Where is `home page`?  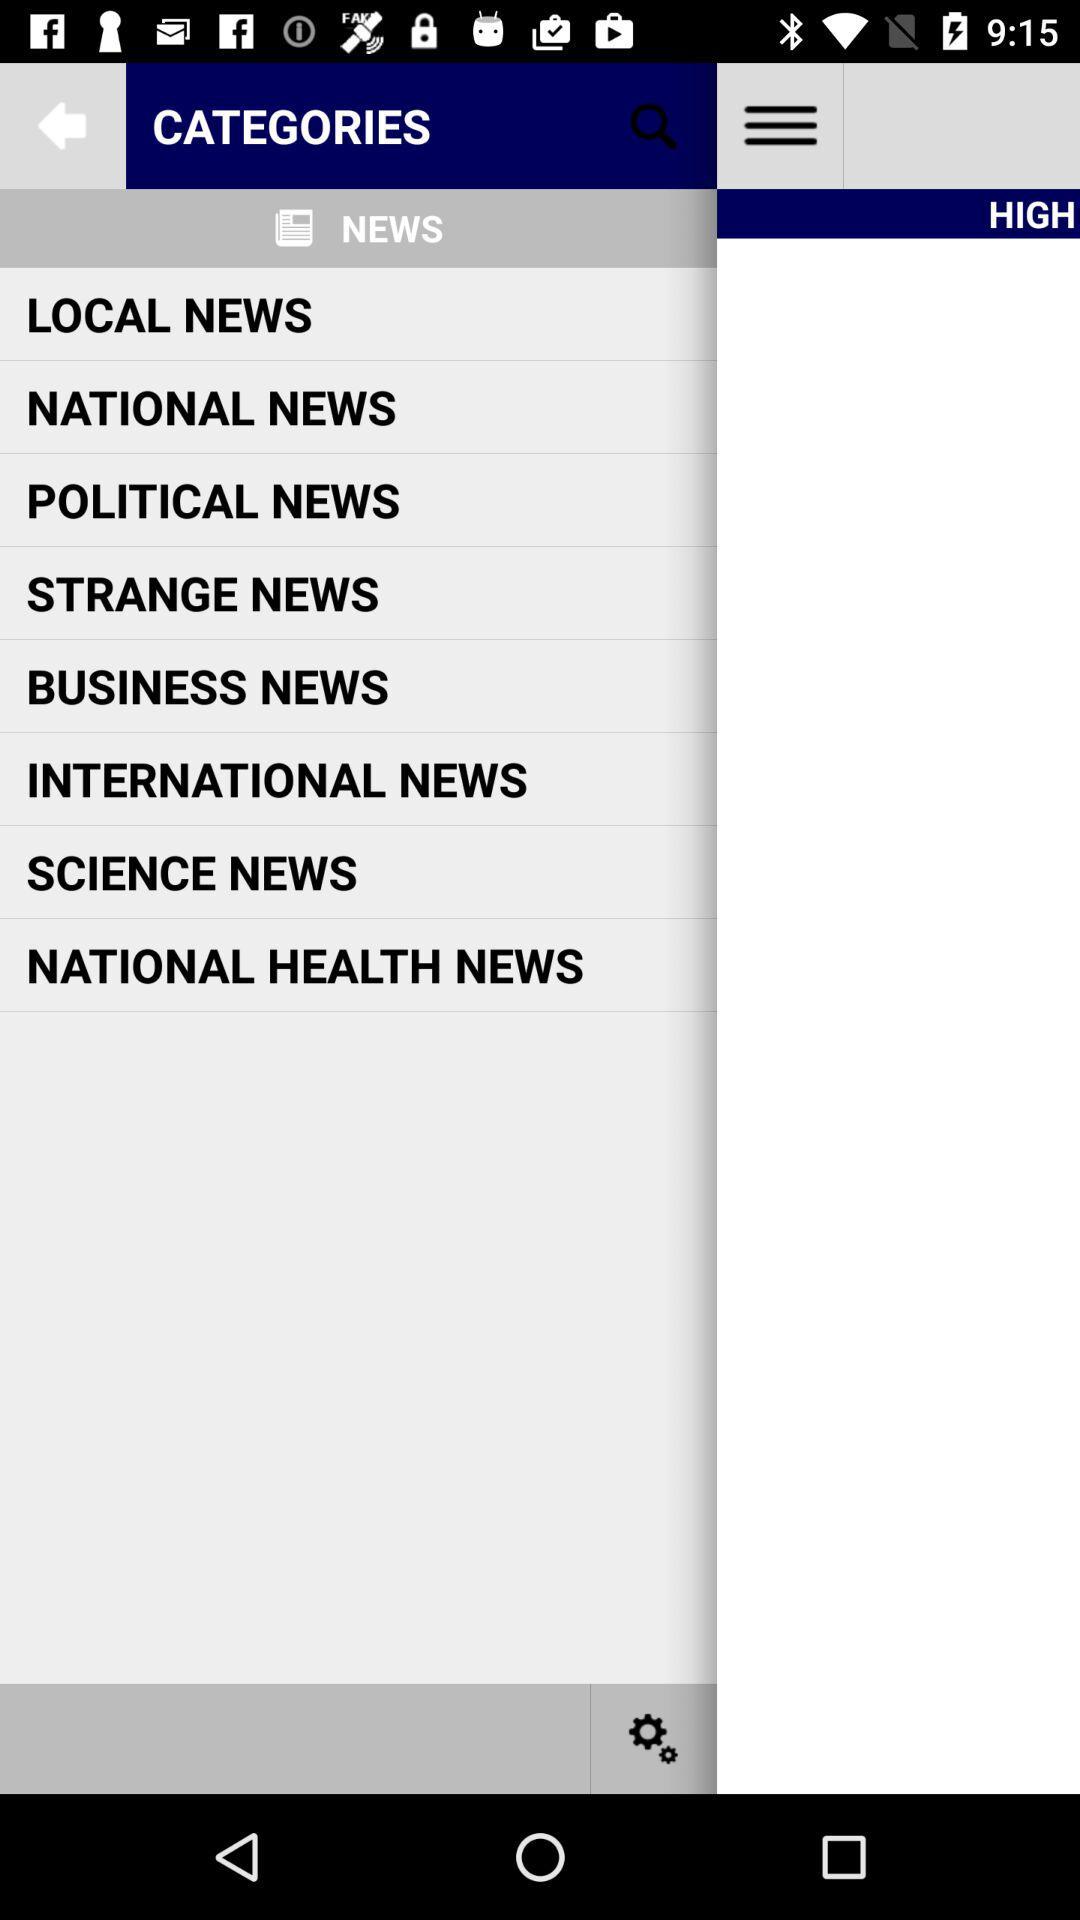
home page is located at coordinates (778, 124).